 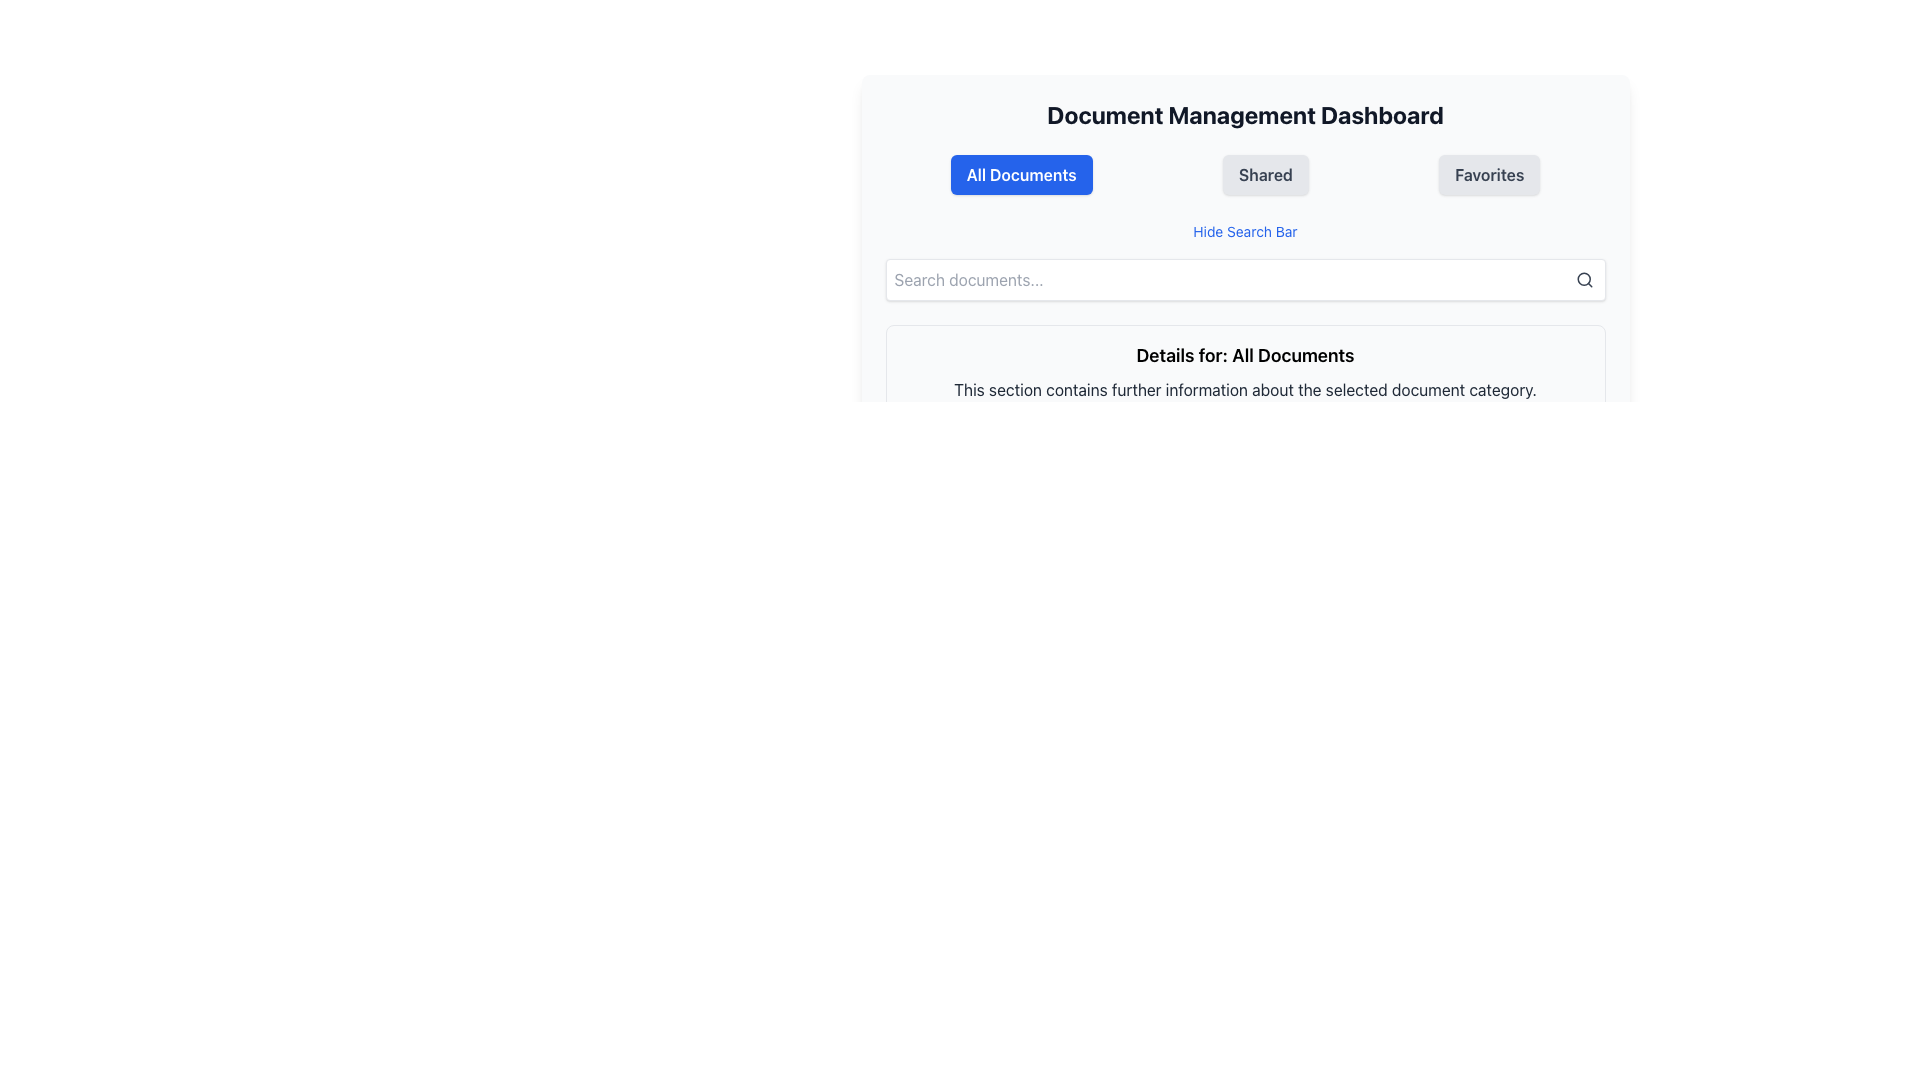 I want to click on the search icon, which is a simple magnifying glass shape outlined in gray, located at the top right corner of the search input field, so click(x=1583, y=280).